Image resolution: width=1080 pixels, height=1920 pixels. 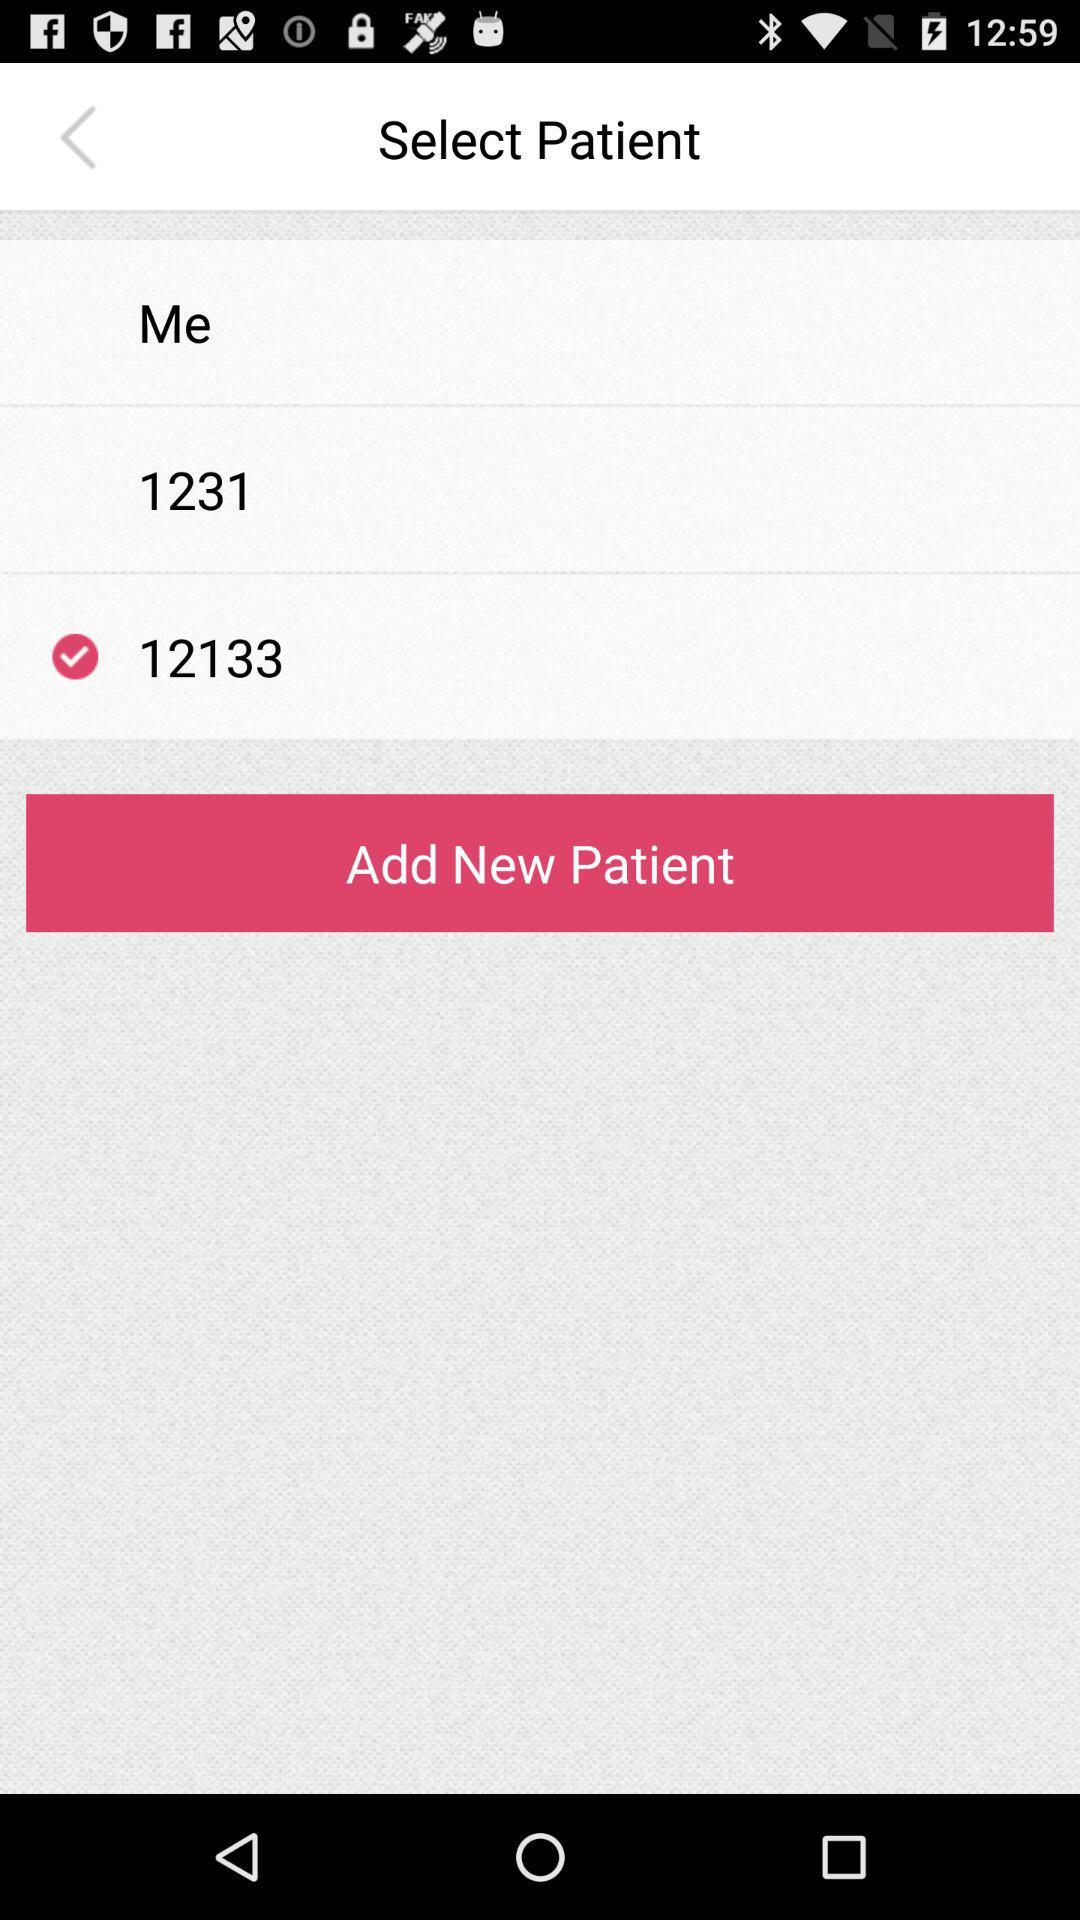 What do you see at coordinates (540, 739) in the screenshot?
I see `item above the add new patient` at bounding box center [540, 739].